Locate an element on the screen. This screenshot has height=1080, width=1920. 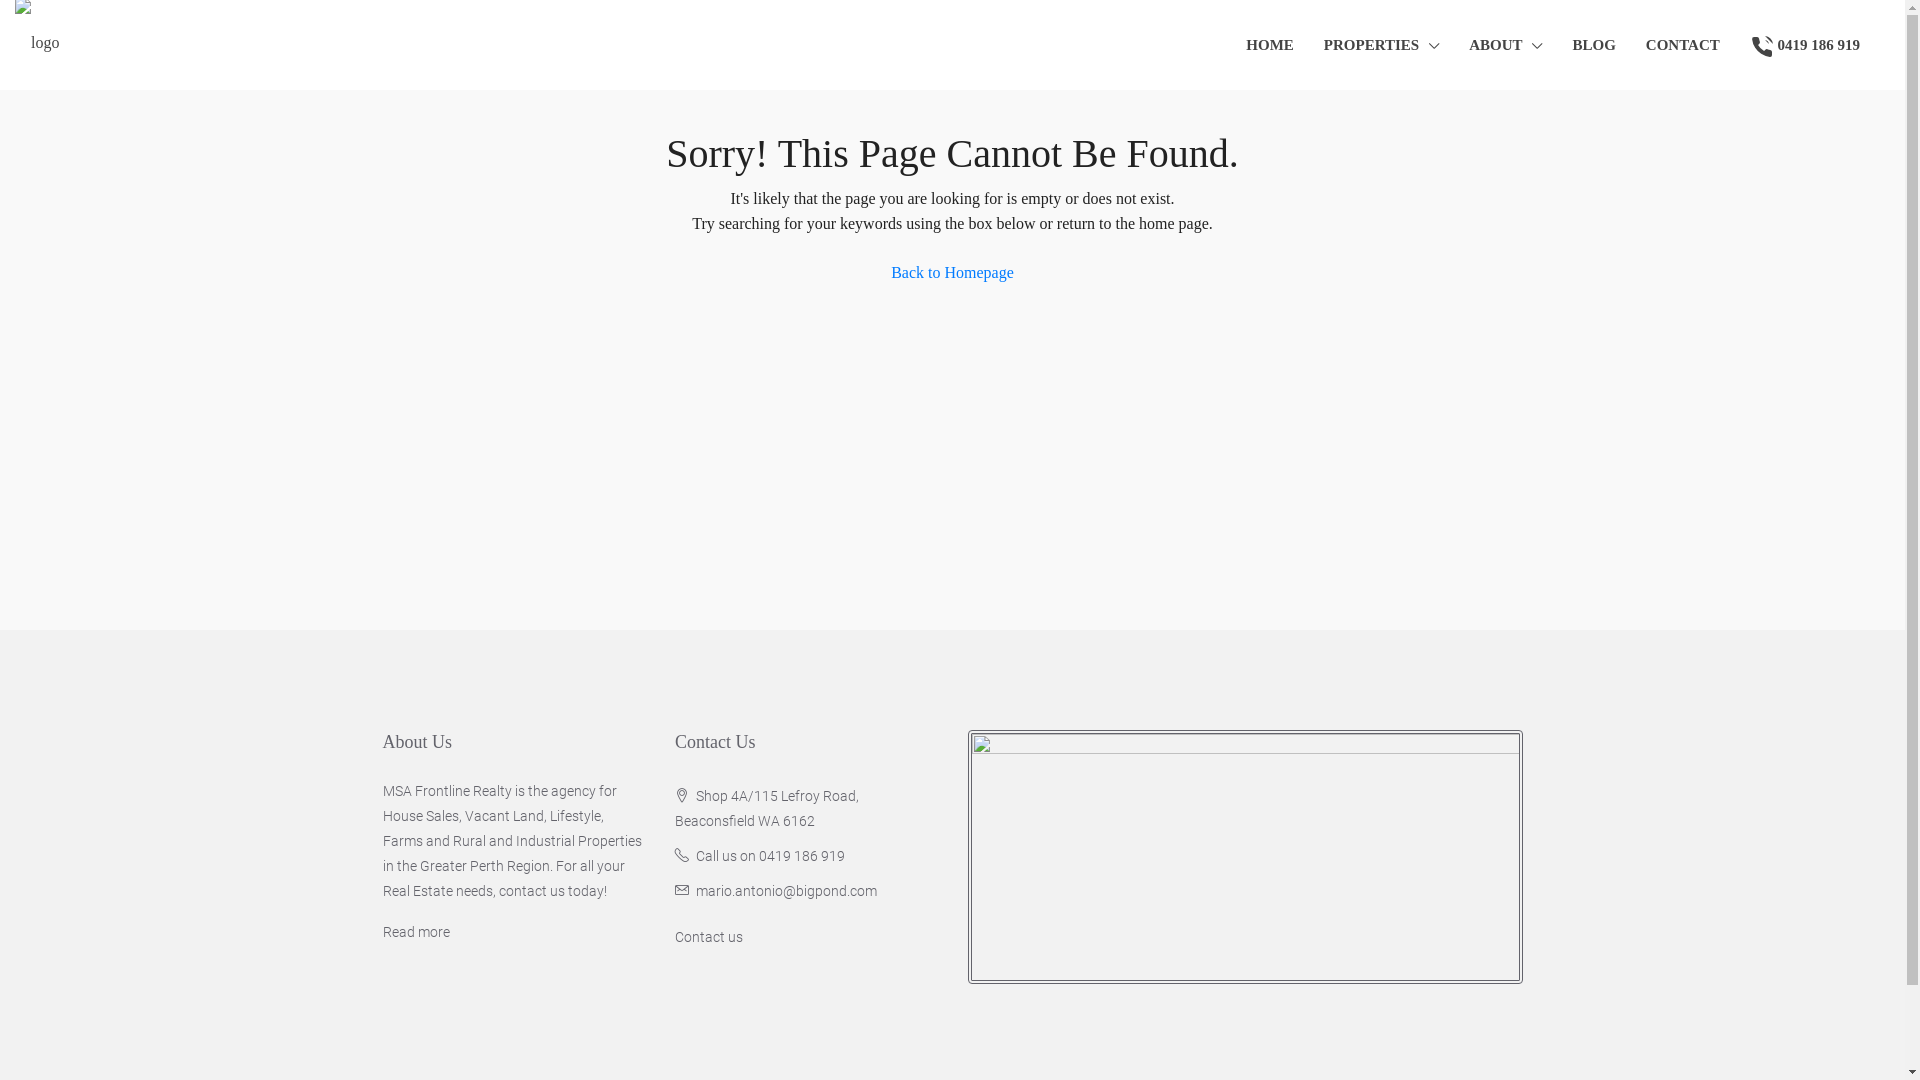
'Contact us' is located at coordinates (709, 937).